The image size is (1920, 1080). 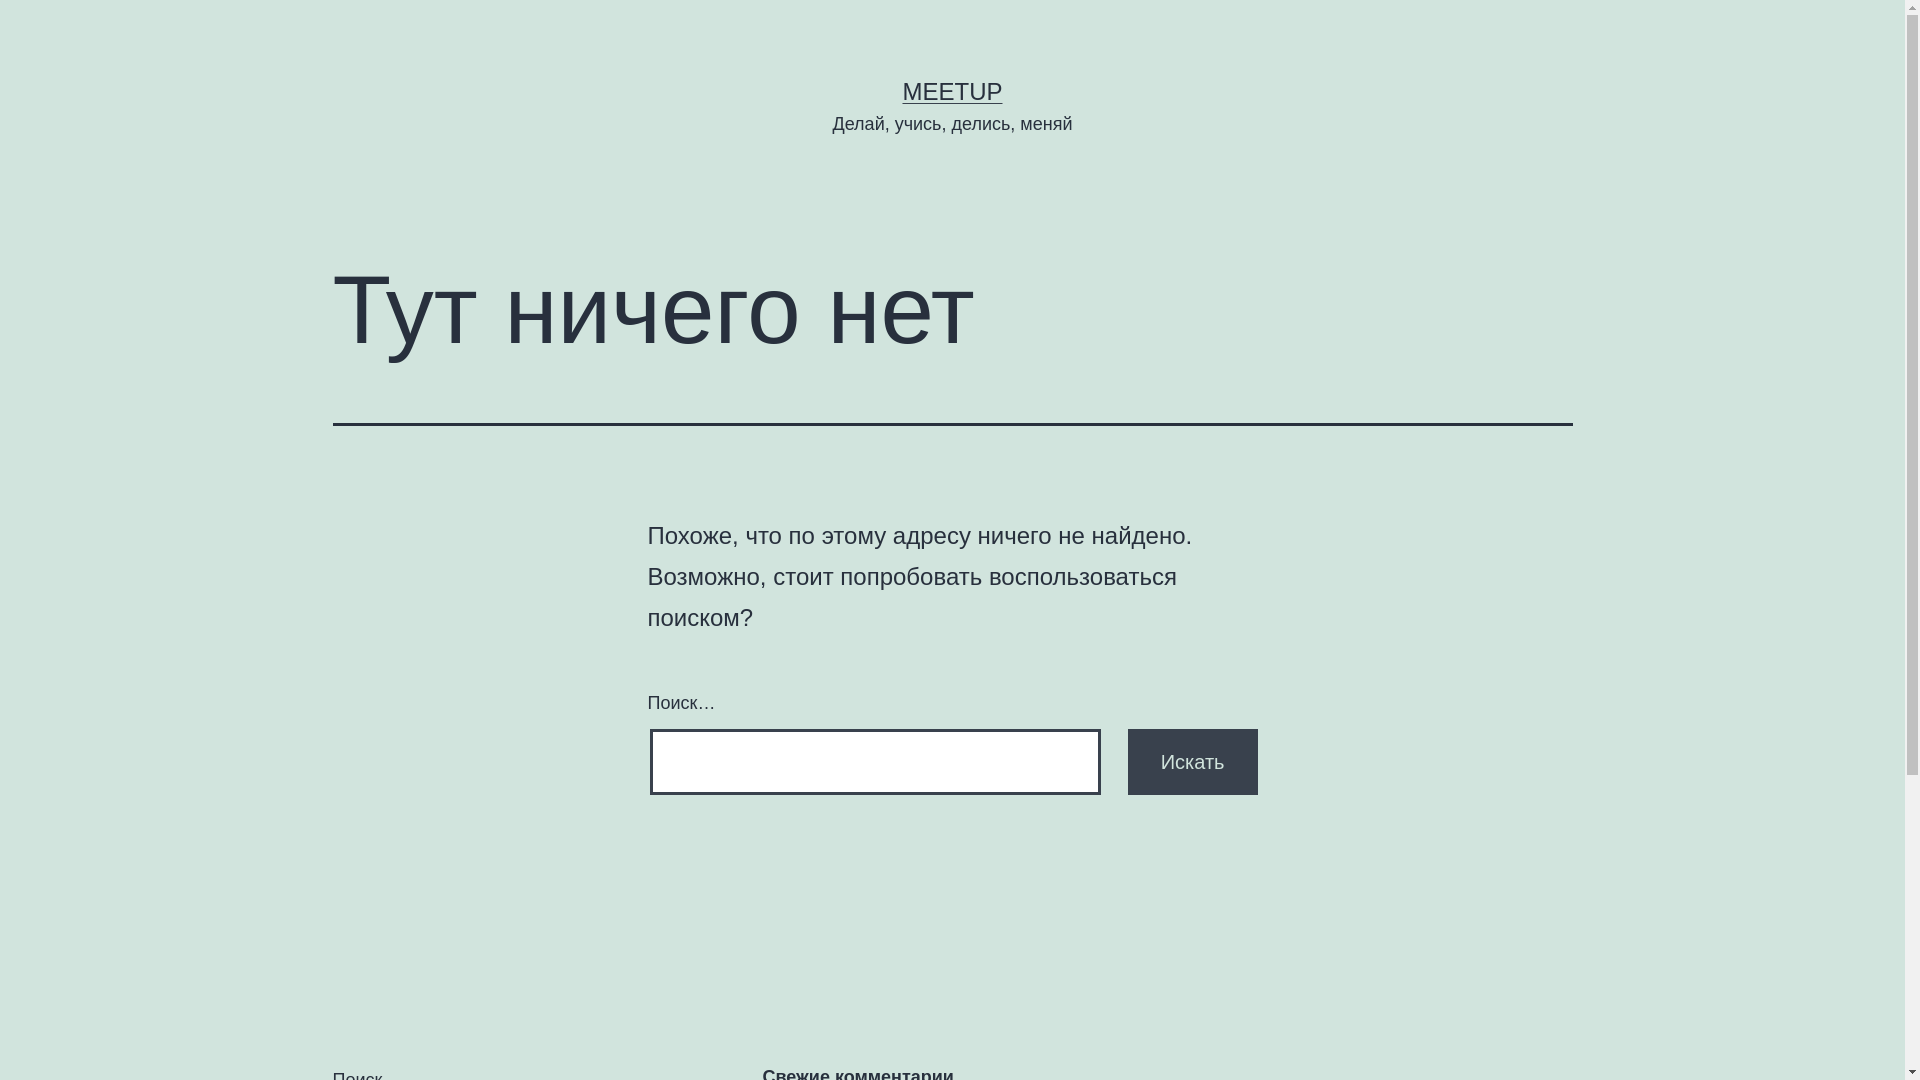 What do you see at coordinates (901, 91) in the screenshot?
I see `'MEETUP'` at bounding box center [901, 91].